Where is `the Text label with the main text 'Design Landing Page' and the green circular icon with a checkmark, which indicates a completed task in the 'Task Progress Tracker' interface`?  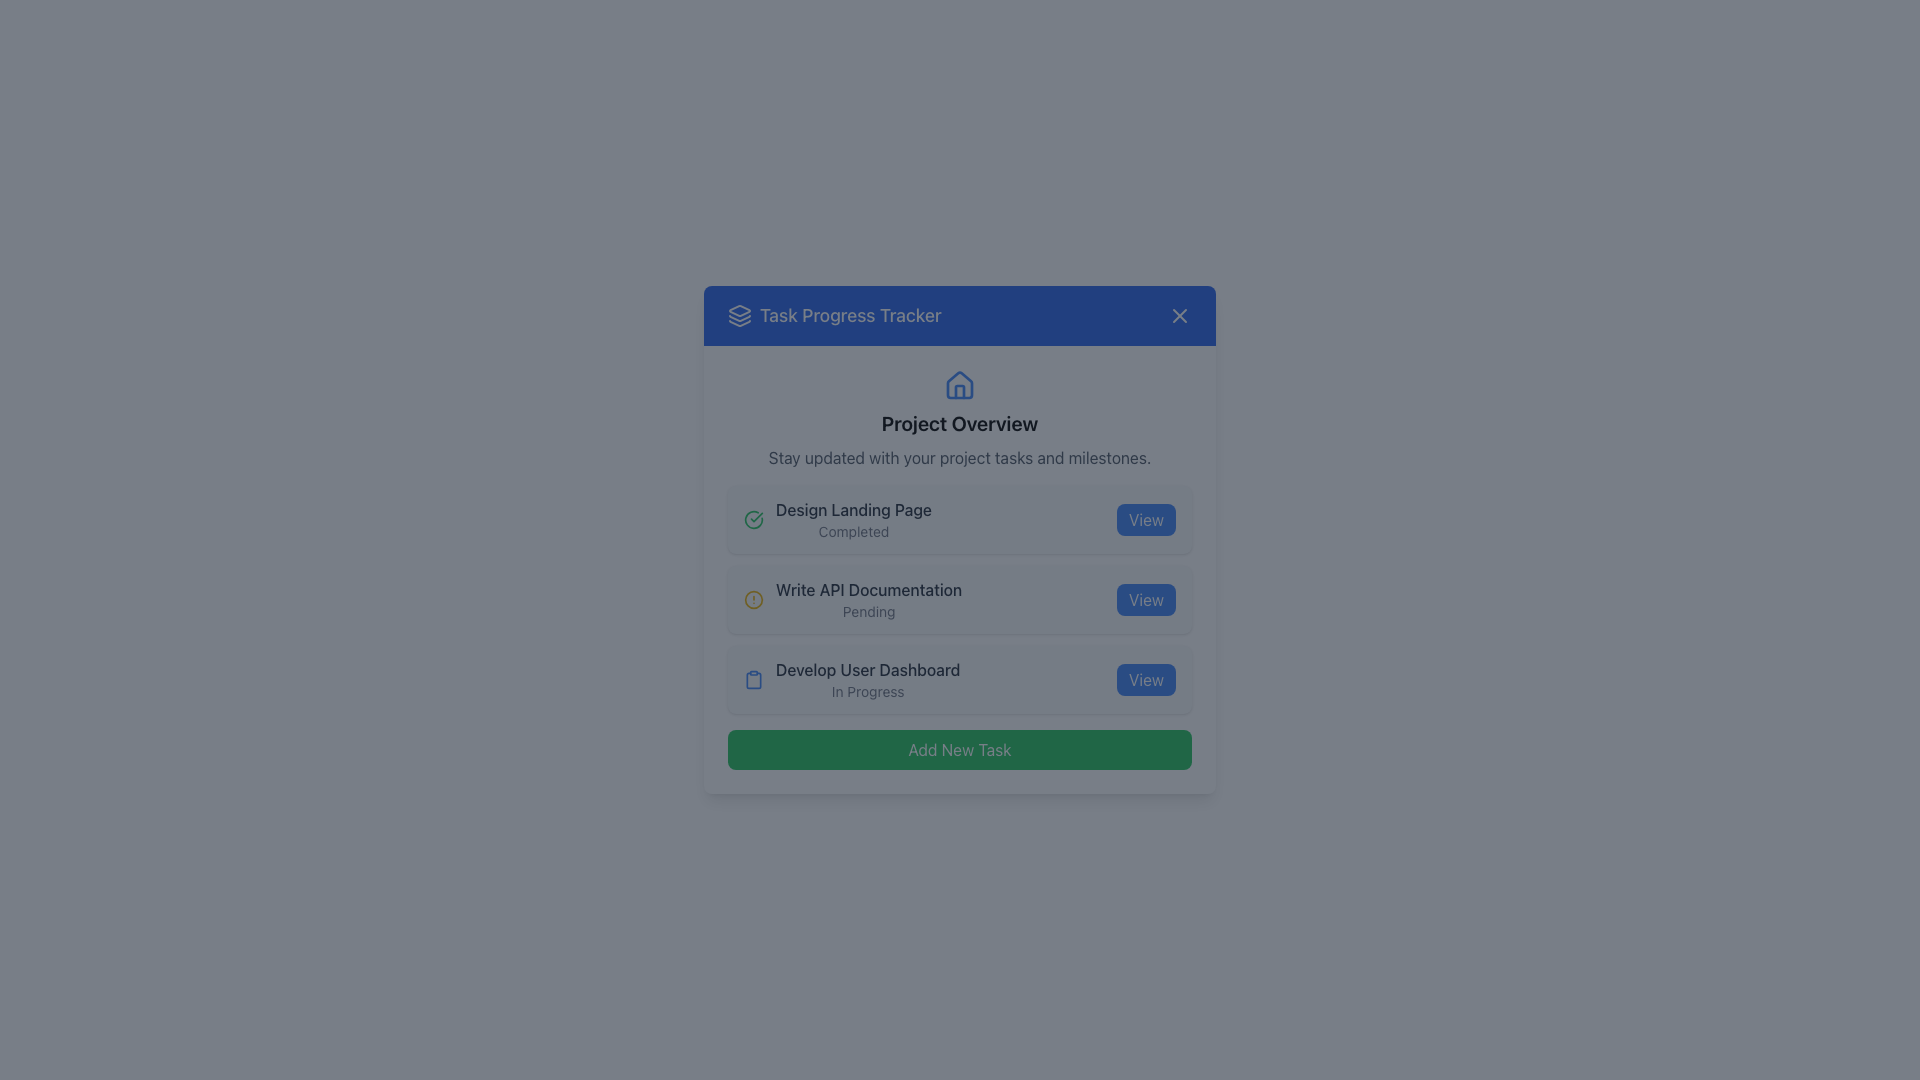 the Text label with the main text 'Design Landing Page' and the green circular icon with a checkmark, which indicates a completed task in the 'Task Progress Tracker' interface is located at coordinates (838, 519).